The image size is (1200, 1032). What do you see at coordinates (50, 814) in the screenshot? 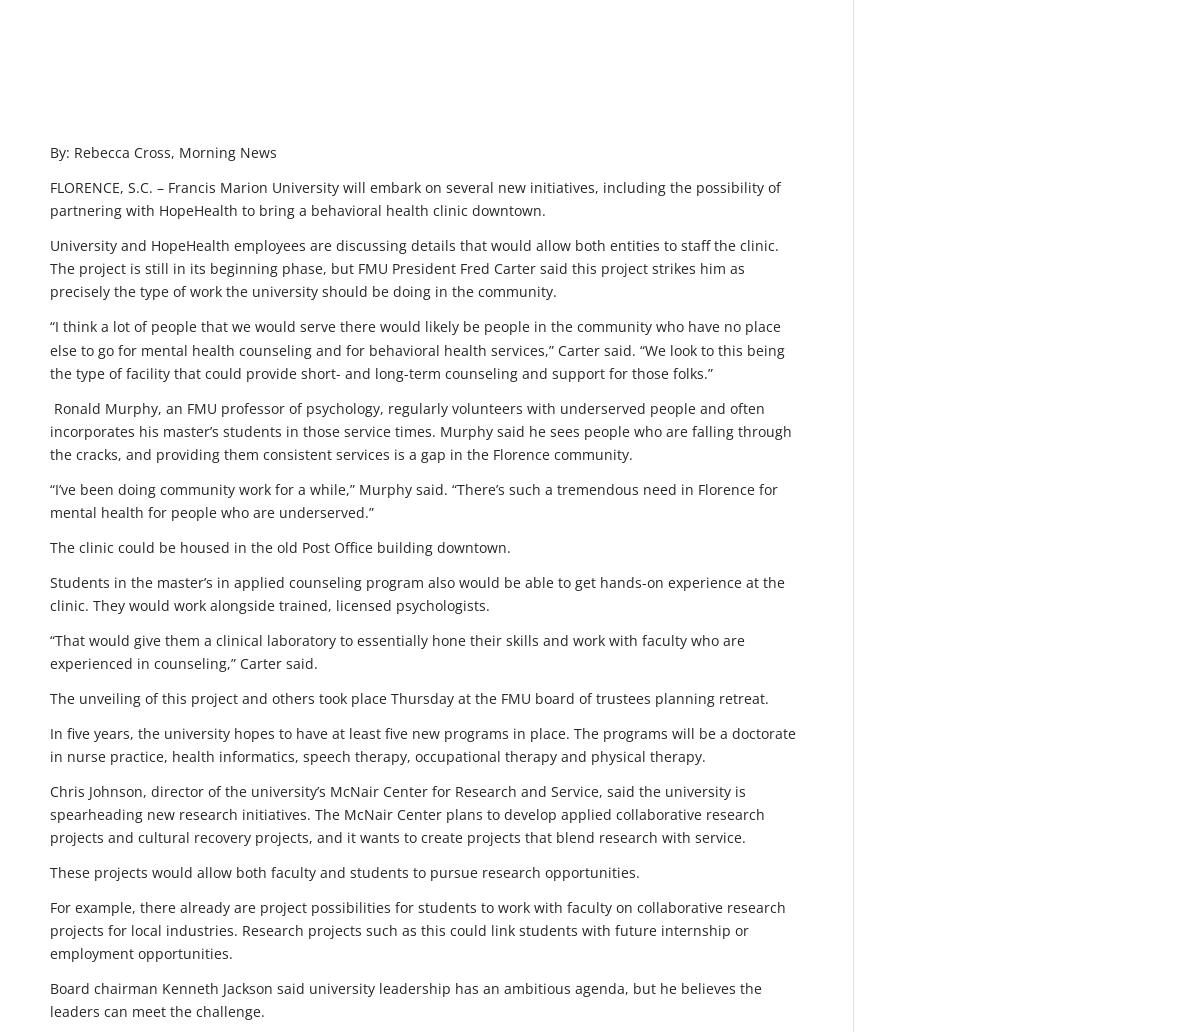
I see `'Chris Johnson, director of the university’s McNair Center for Research and Service, said the university is spearheading new research initiatives. The McNair Center plans to develop applied collaborative research projects and cultural recovery projects, and it wants to create projects that blend research with service.'` at bounding box center [50, 814].